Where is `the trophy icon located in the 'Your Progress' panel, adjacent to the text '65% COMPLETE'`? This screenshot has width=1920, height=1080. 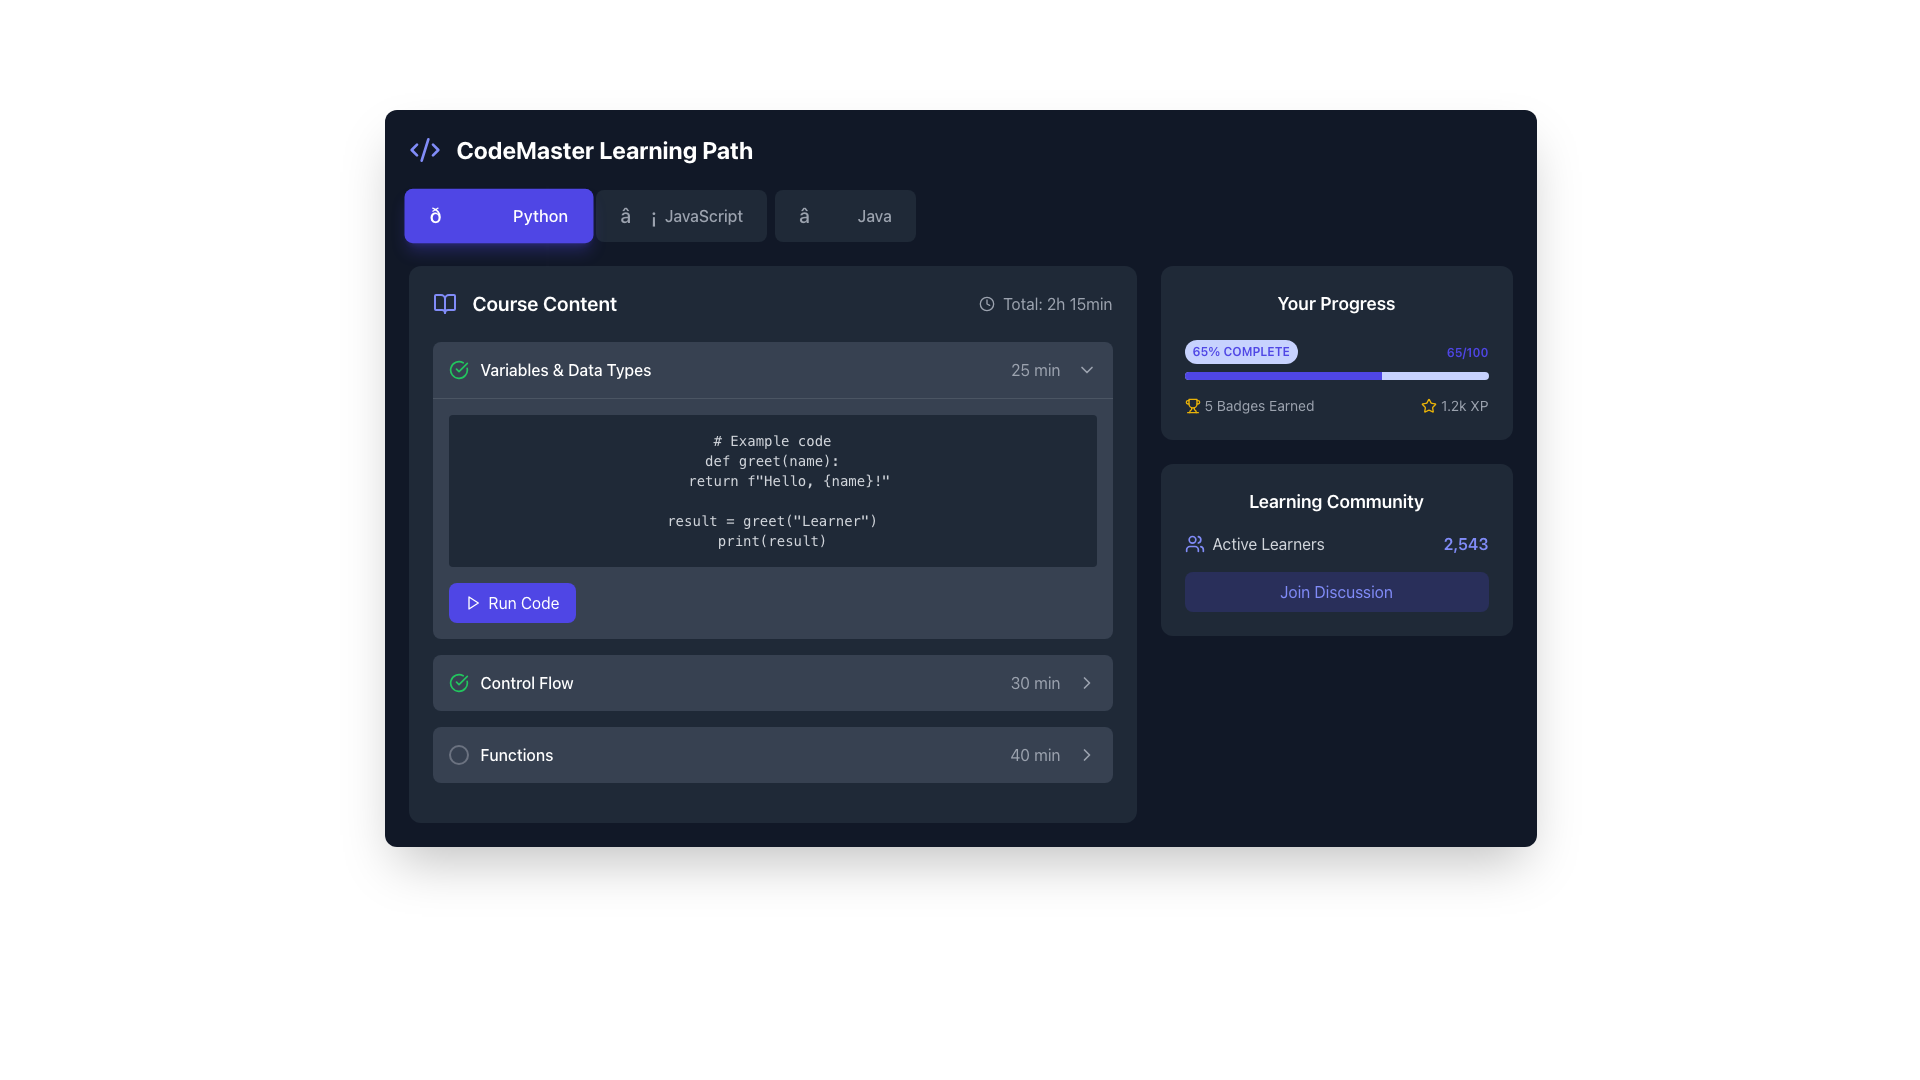 the trophy icon located in the 'Your Progress' panel, adjacent to the text '65% COMPLETE' is located at coordinates (1192, 403).